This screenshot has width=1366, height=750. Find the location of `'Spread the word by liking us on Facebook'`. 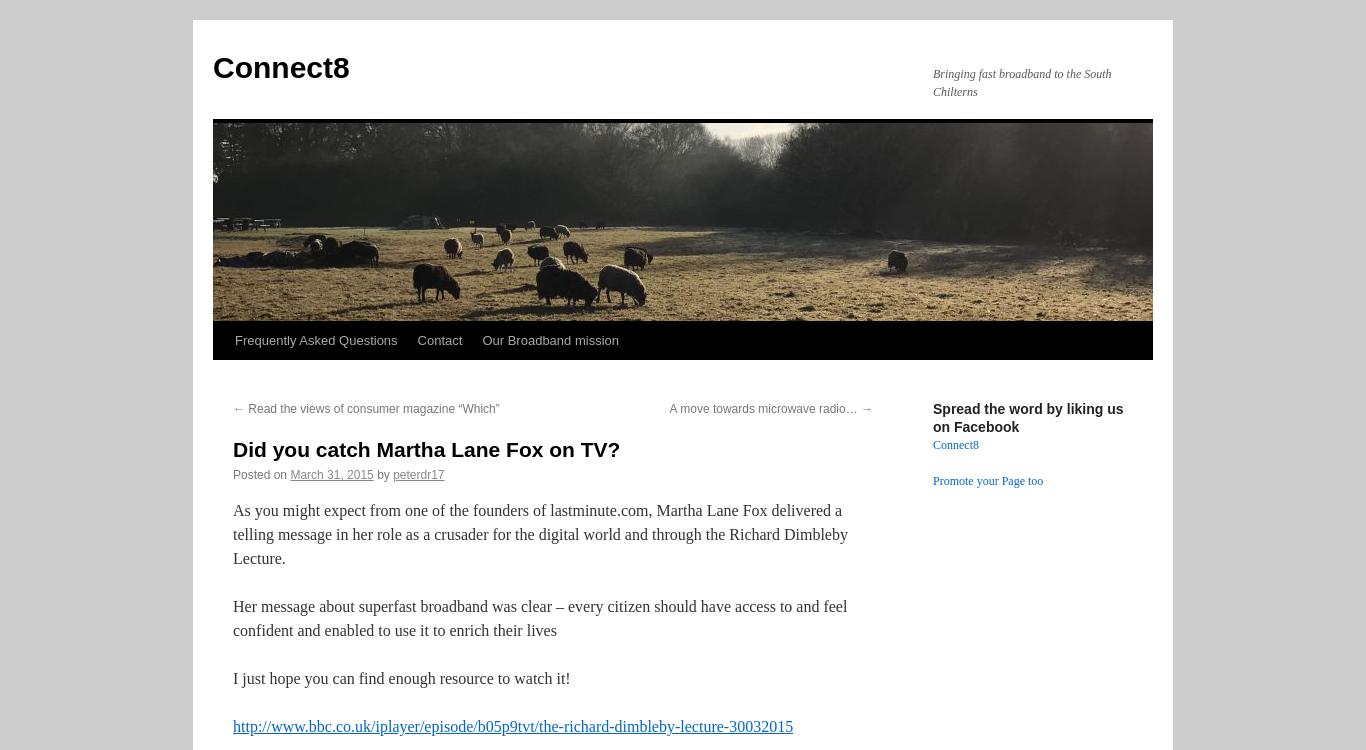

'Spread the word by liking us on Facebook' is located at coordinates (1027, 417).